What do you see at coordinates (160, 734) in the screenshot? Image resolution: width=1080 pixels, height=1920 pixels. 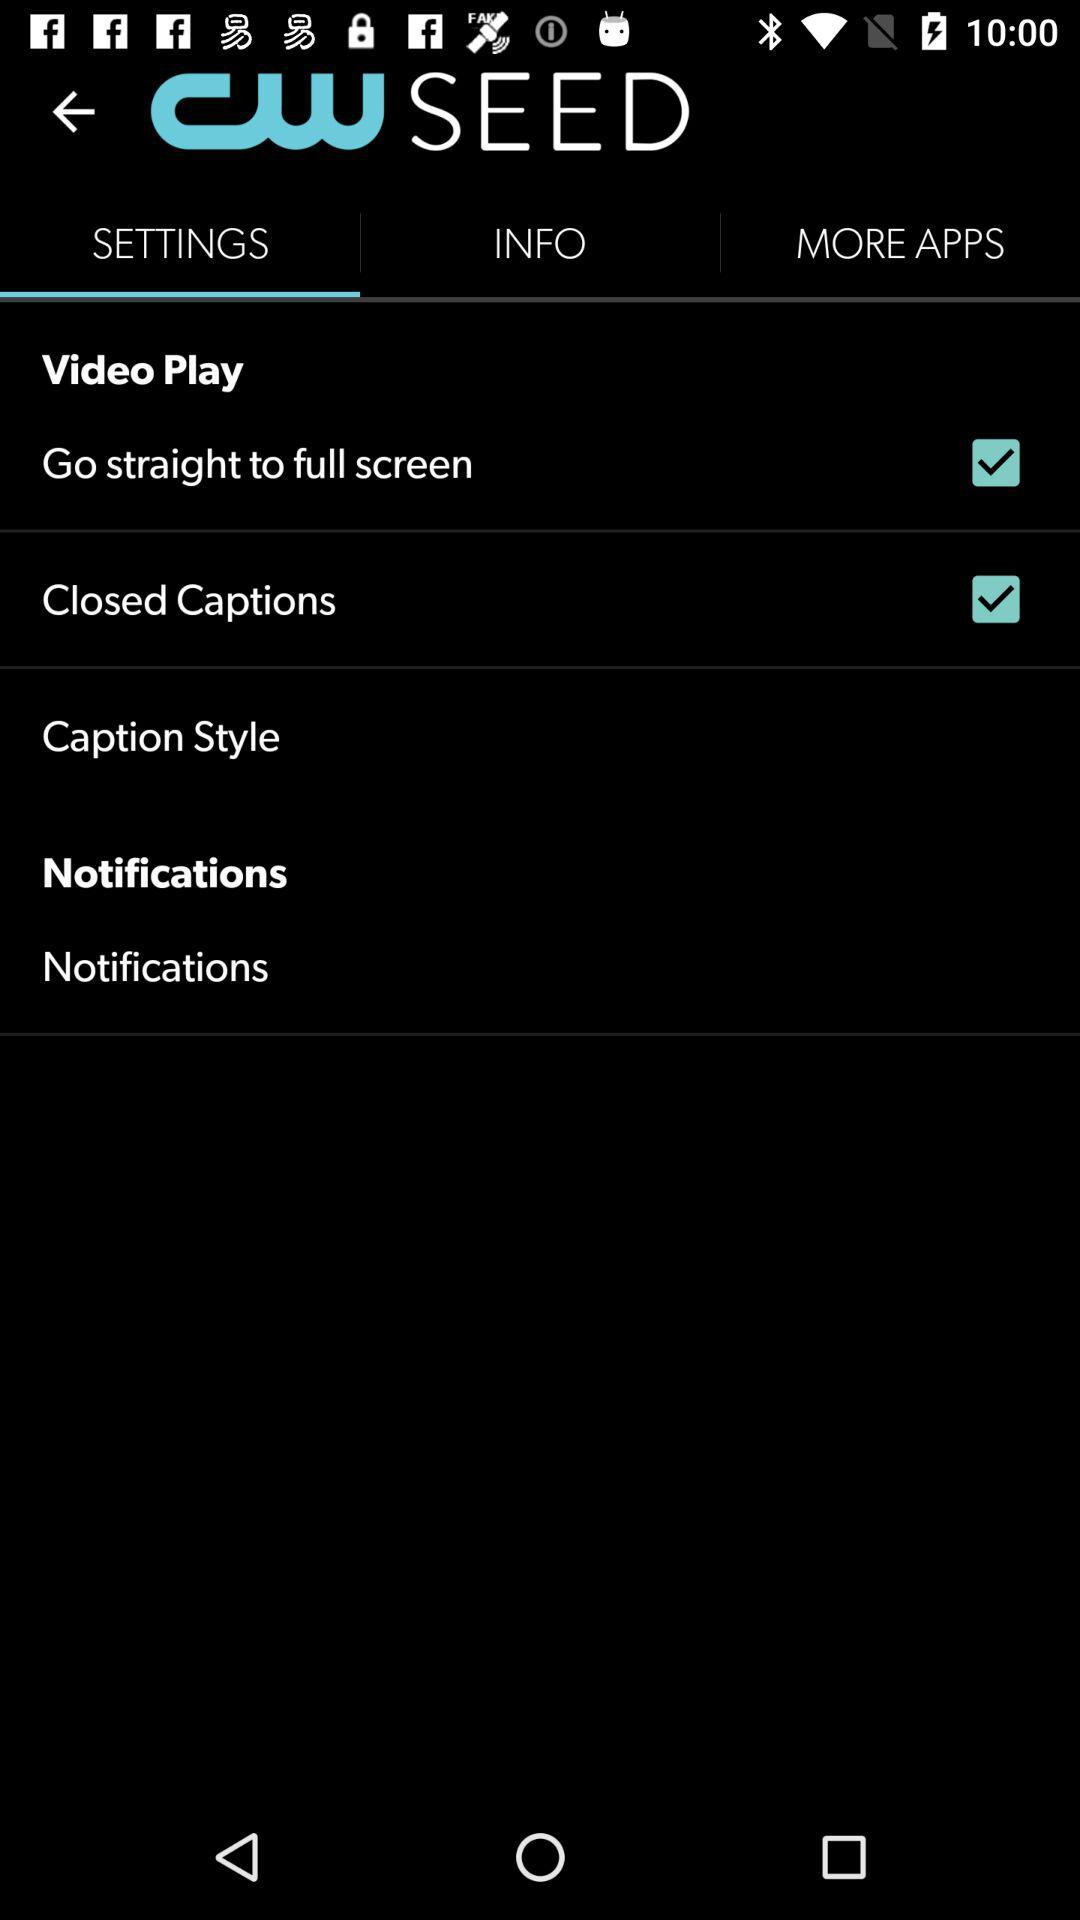 I see `the caption style icon` at bounding box center [160, 734].